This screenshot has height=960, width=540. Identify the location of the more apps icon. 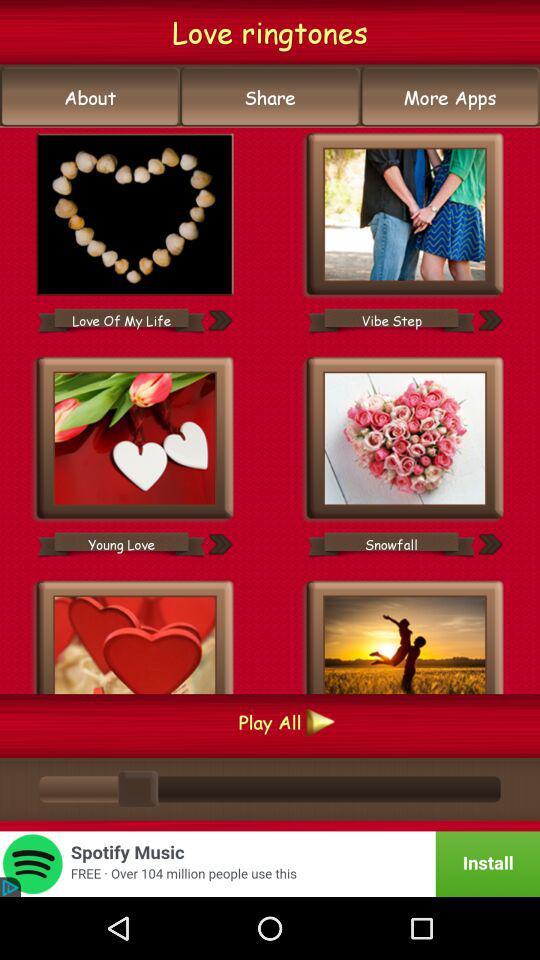
(450, 97).